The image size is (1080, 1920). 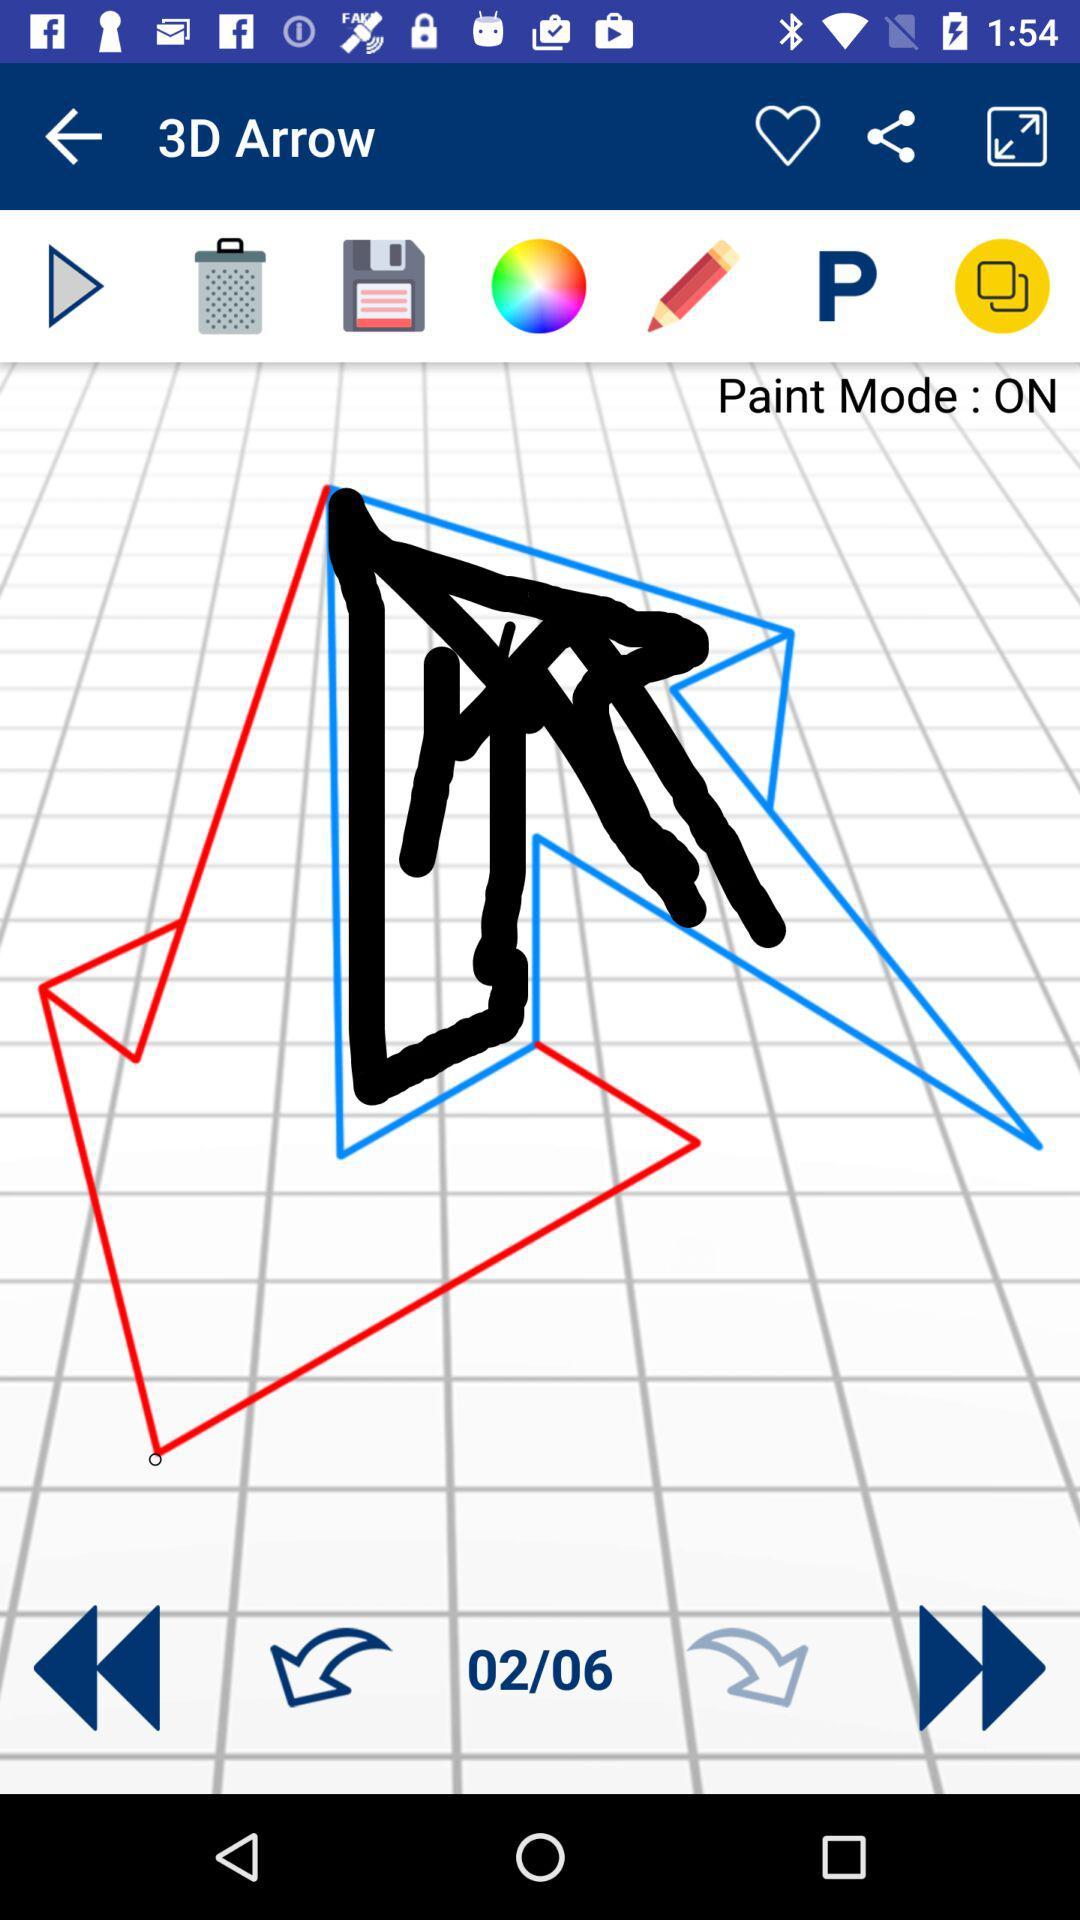 I want to click on the save icon, so click(x=384, y=285).